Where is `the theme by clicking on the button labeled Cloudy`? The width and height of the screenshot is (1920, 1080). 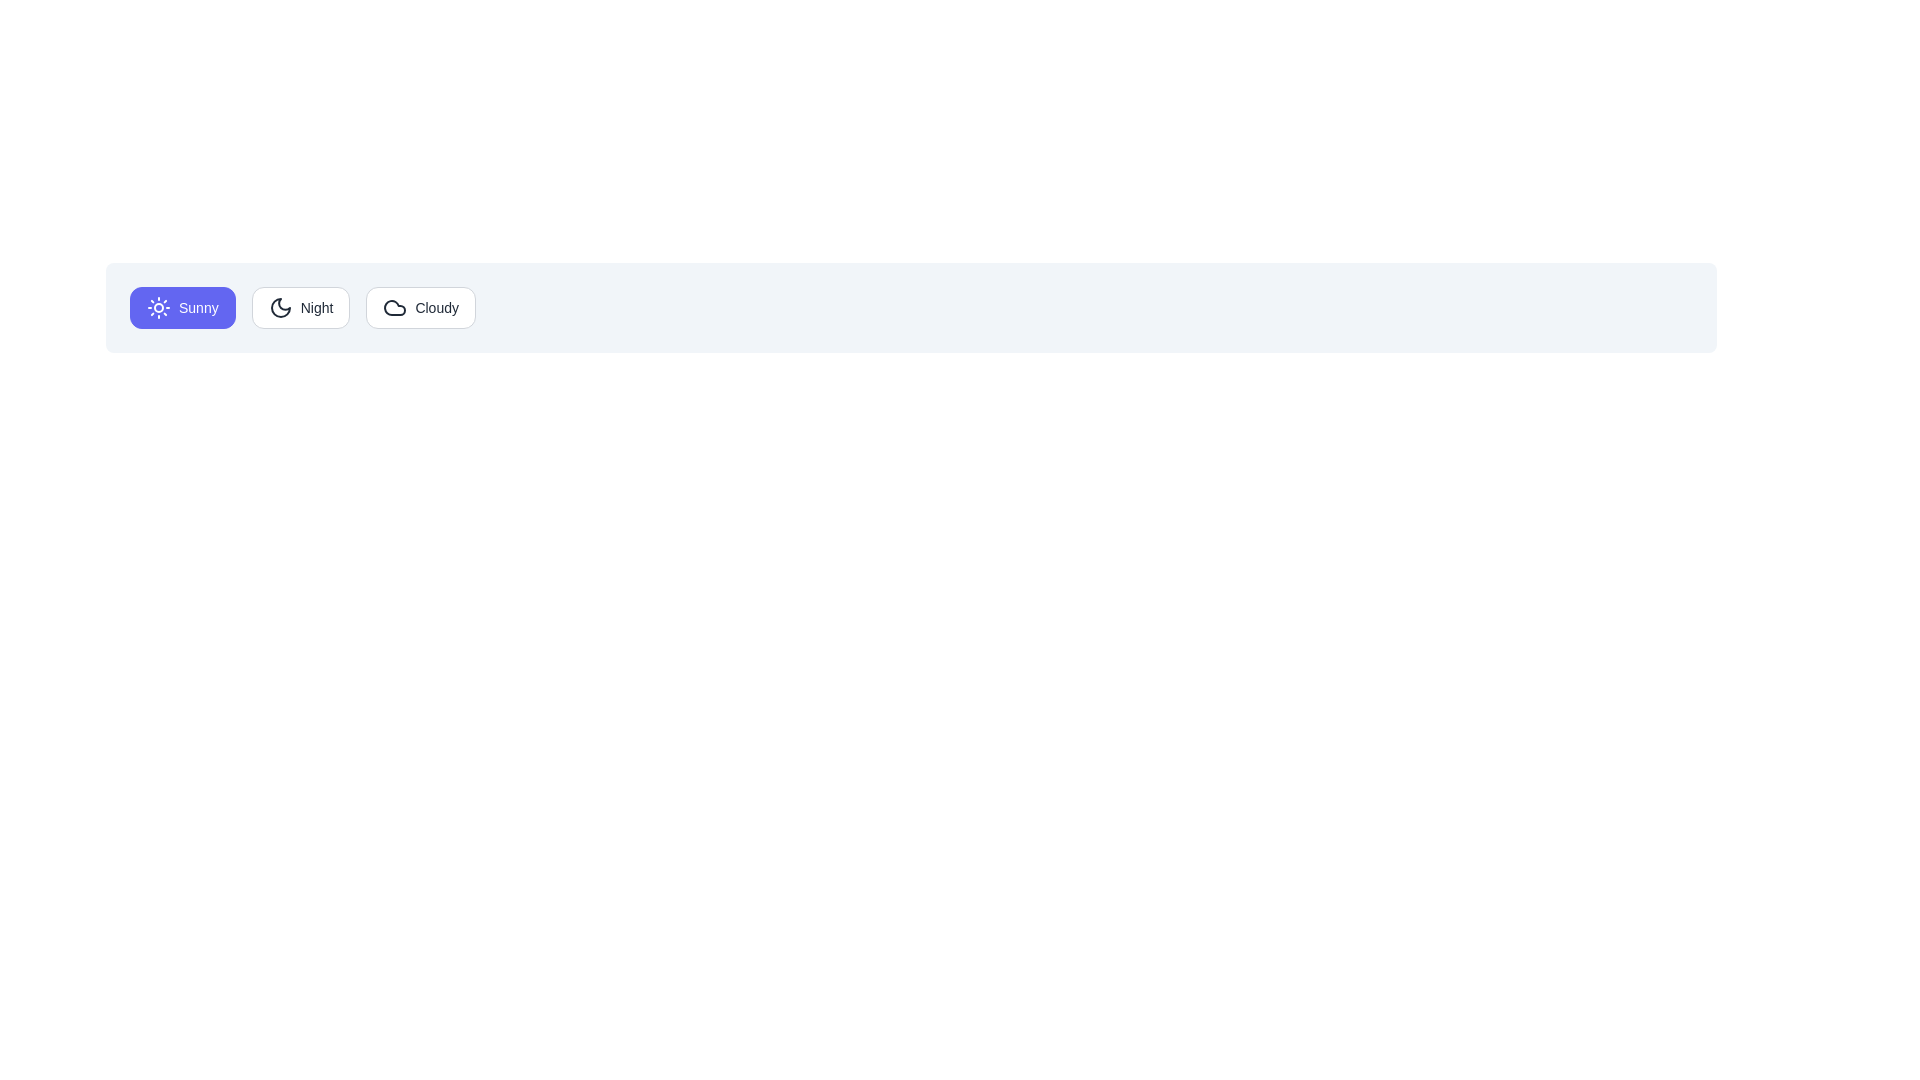 the theme by clicking on the button labeled Cloudy is located at coordinates (420, 308).